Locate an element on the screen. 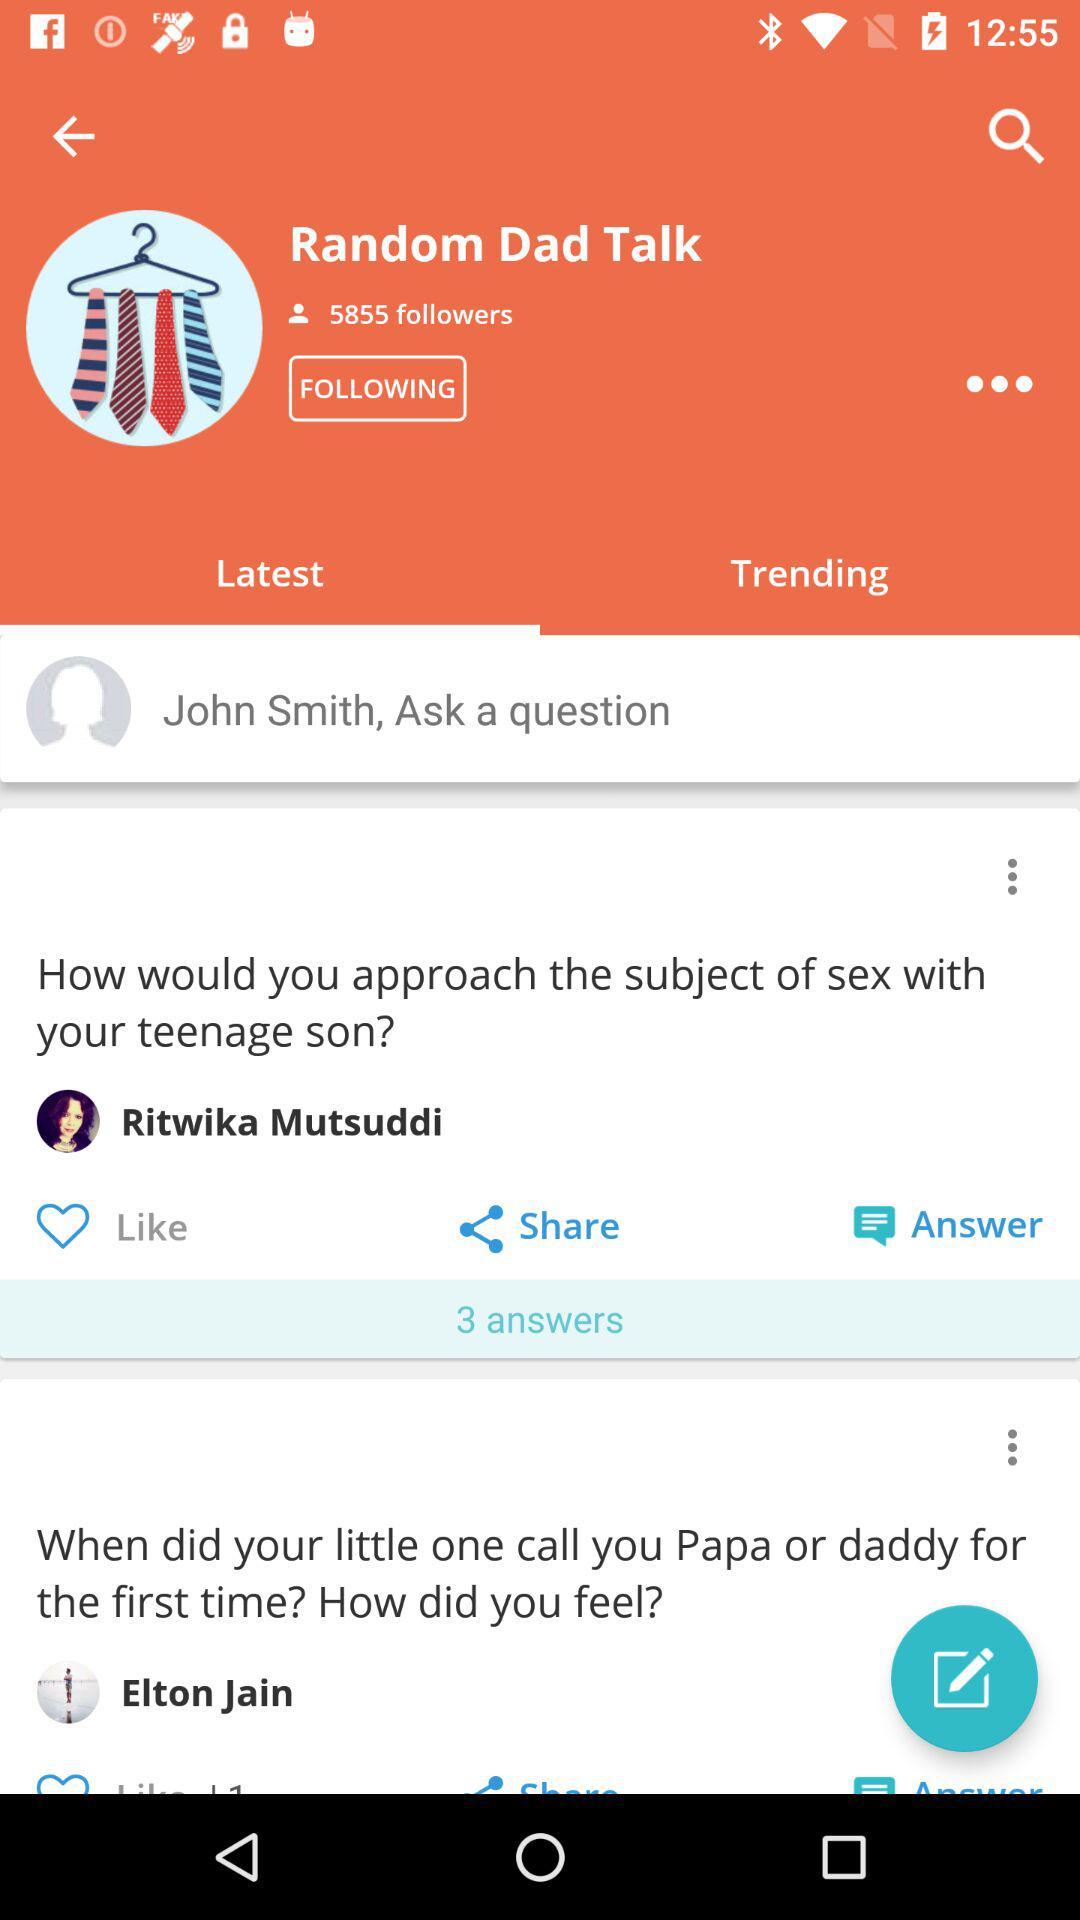  the item above the when did your is located at coordinates (1012, 1447).